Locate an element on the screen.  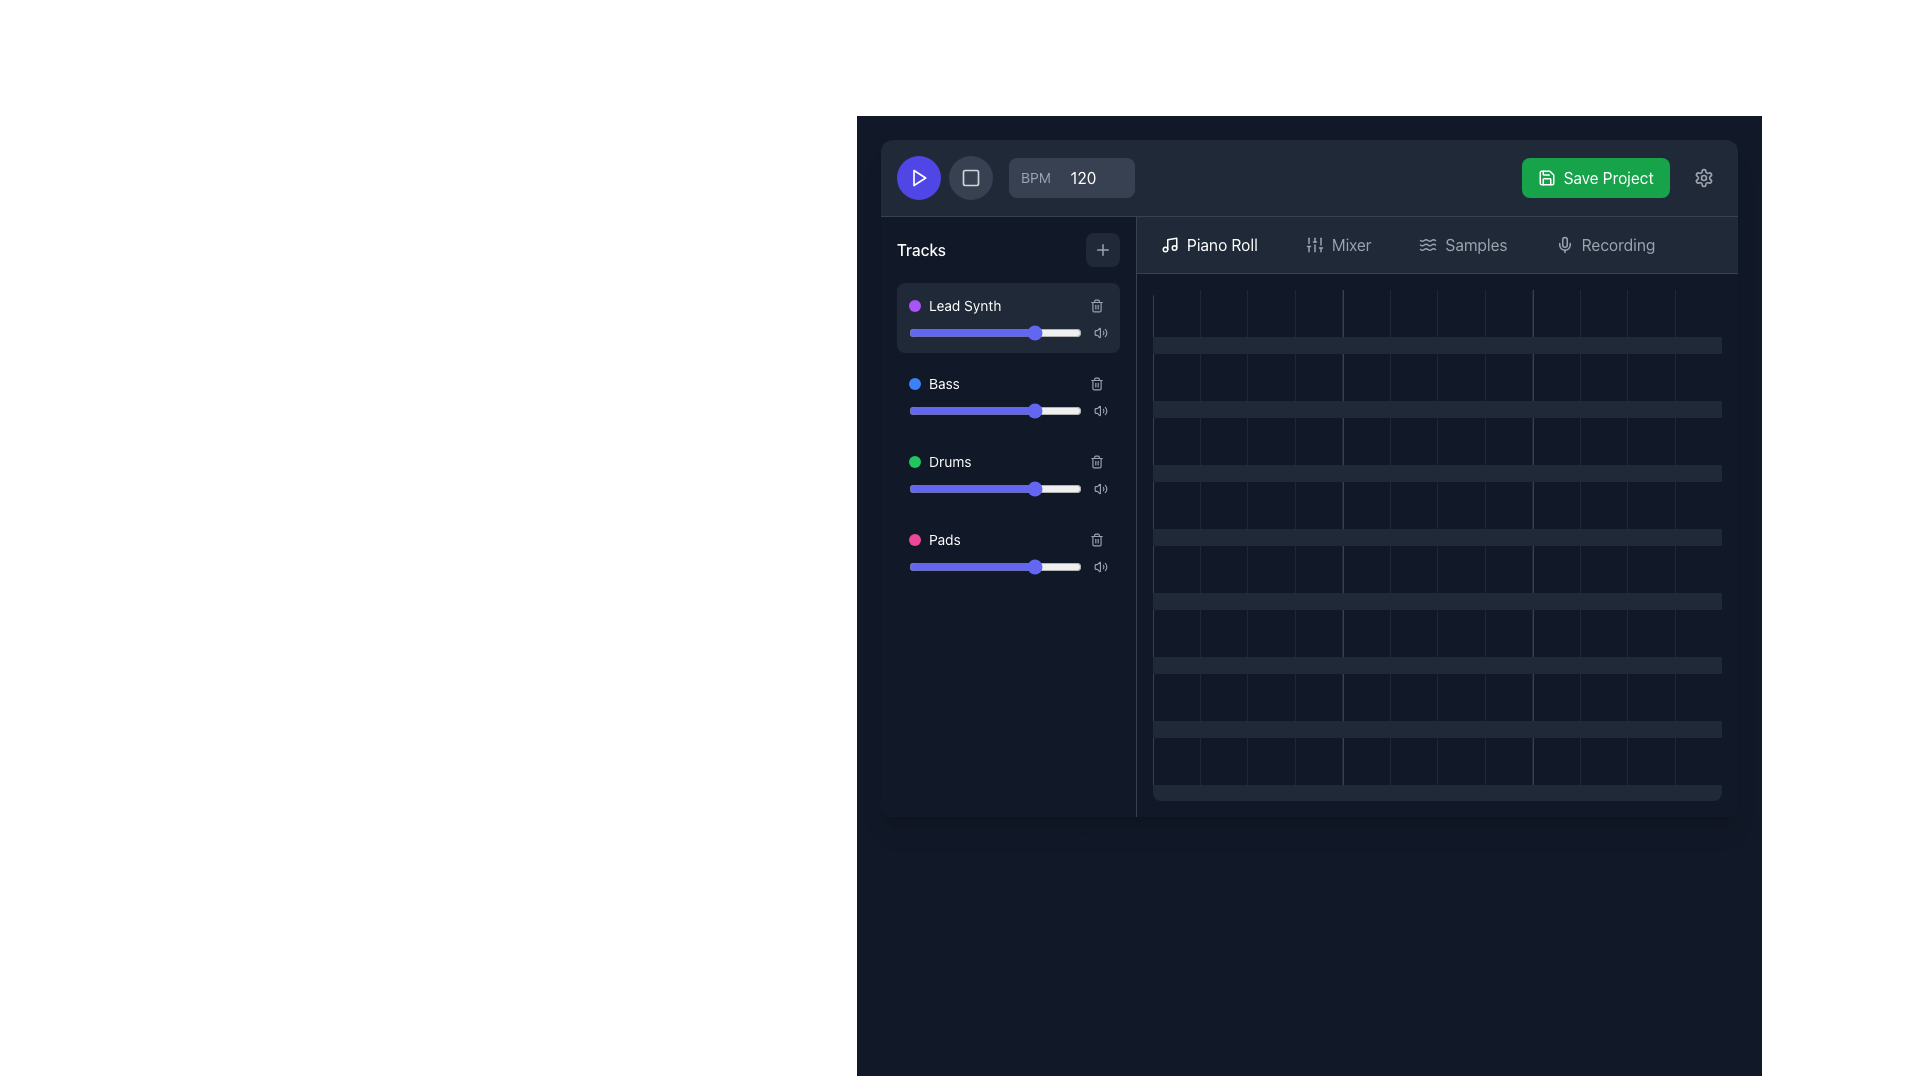
the gear icon button located in the top-right section of the interface is located at coordinates (1703, 176).